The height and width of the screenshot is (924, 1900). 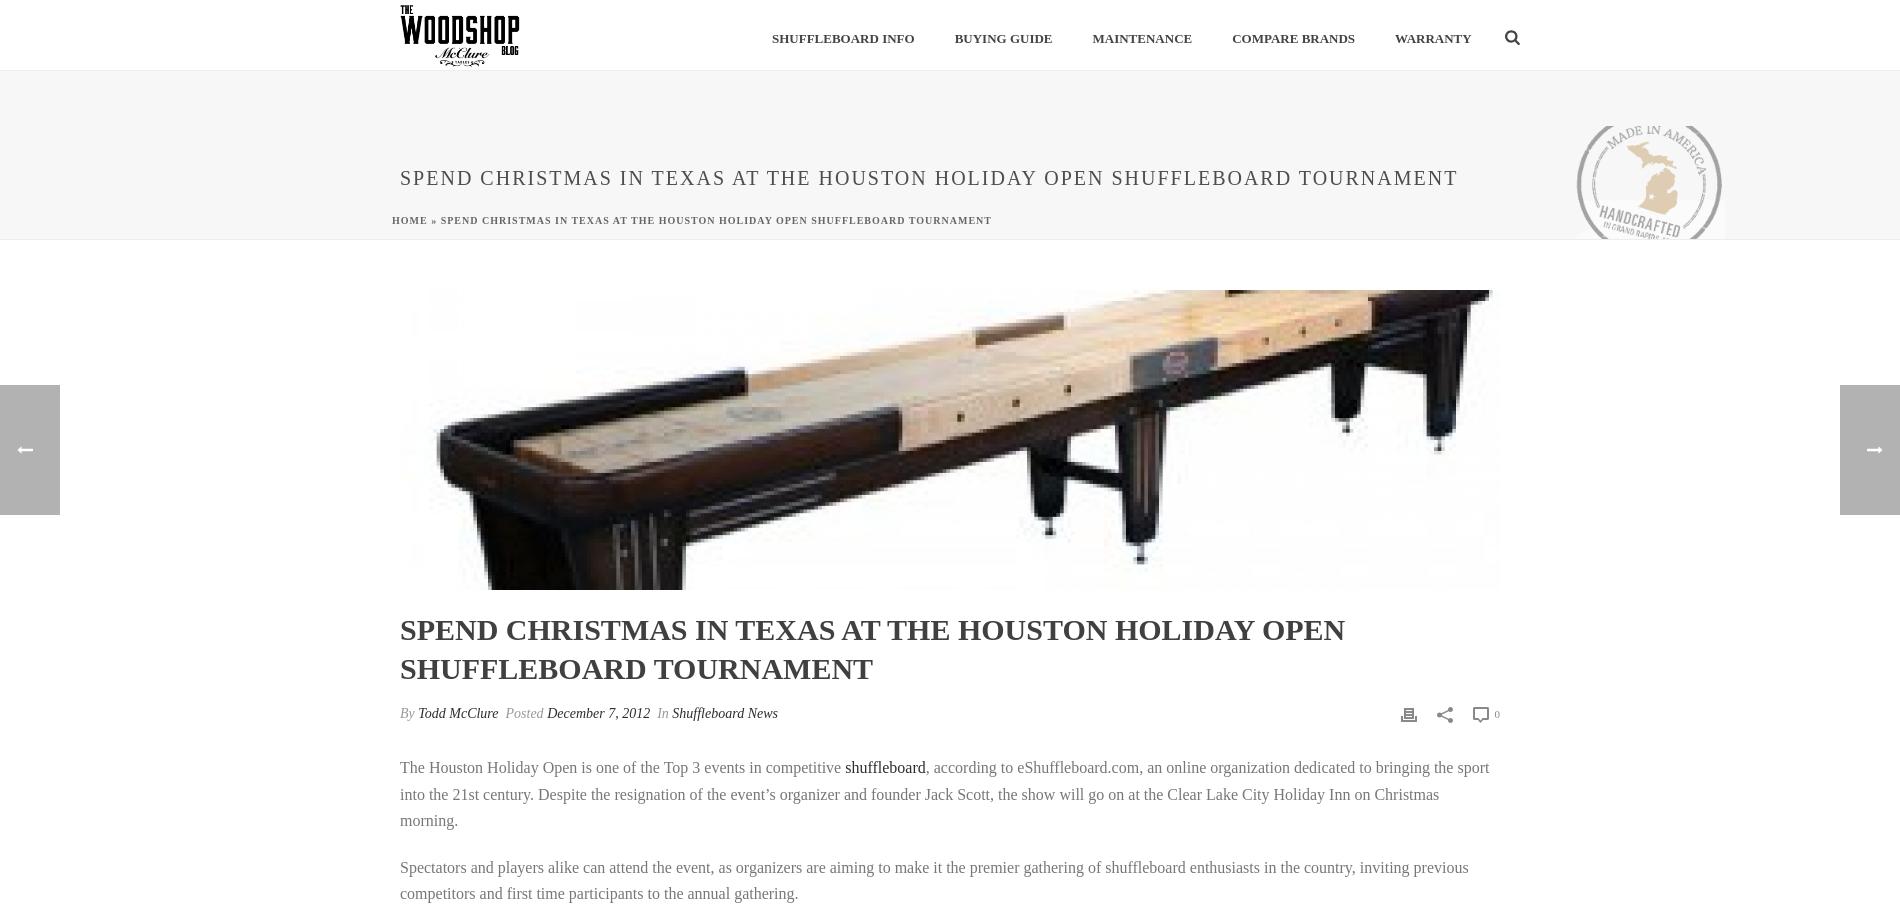 What do you see at coordinates (417, 713) in the screenshot?
I see `'Todd McClure'` at bounding box center [417, 713].